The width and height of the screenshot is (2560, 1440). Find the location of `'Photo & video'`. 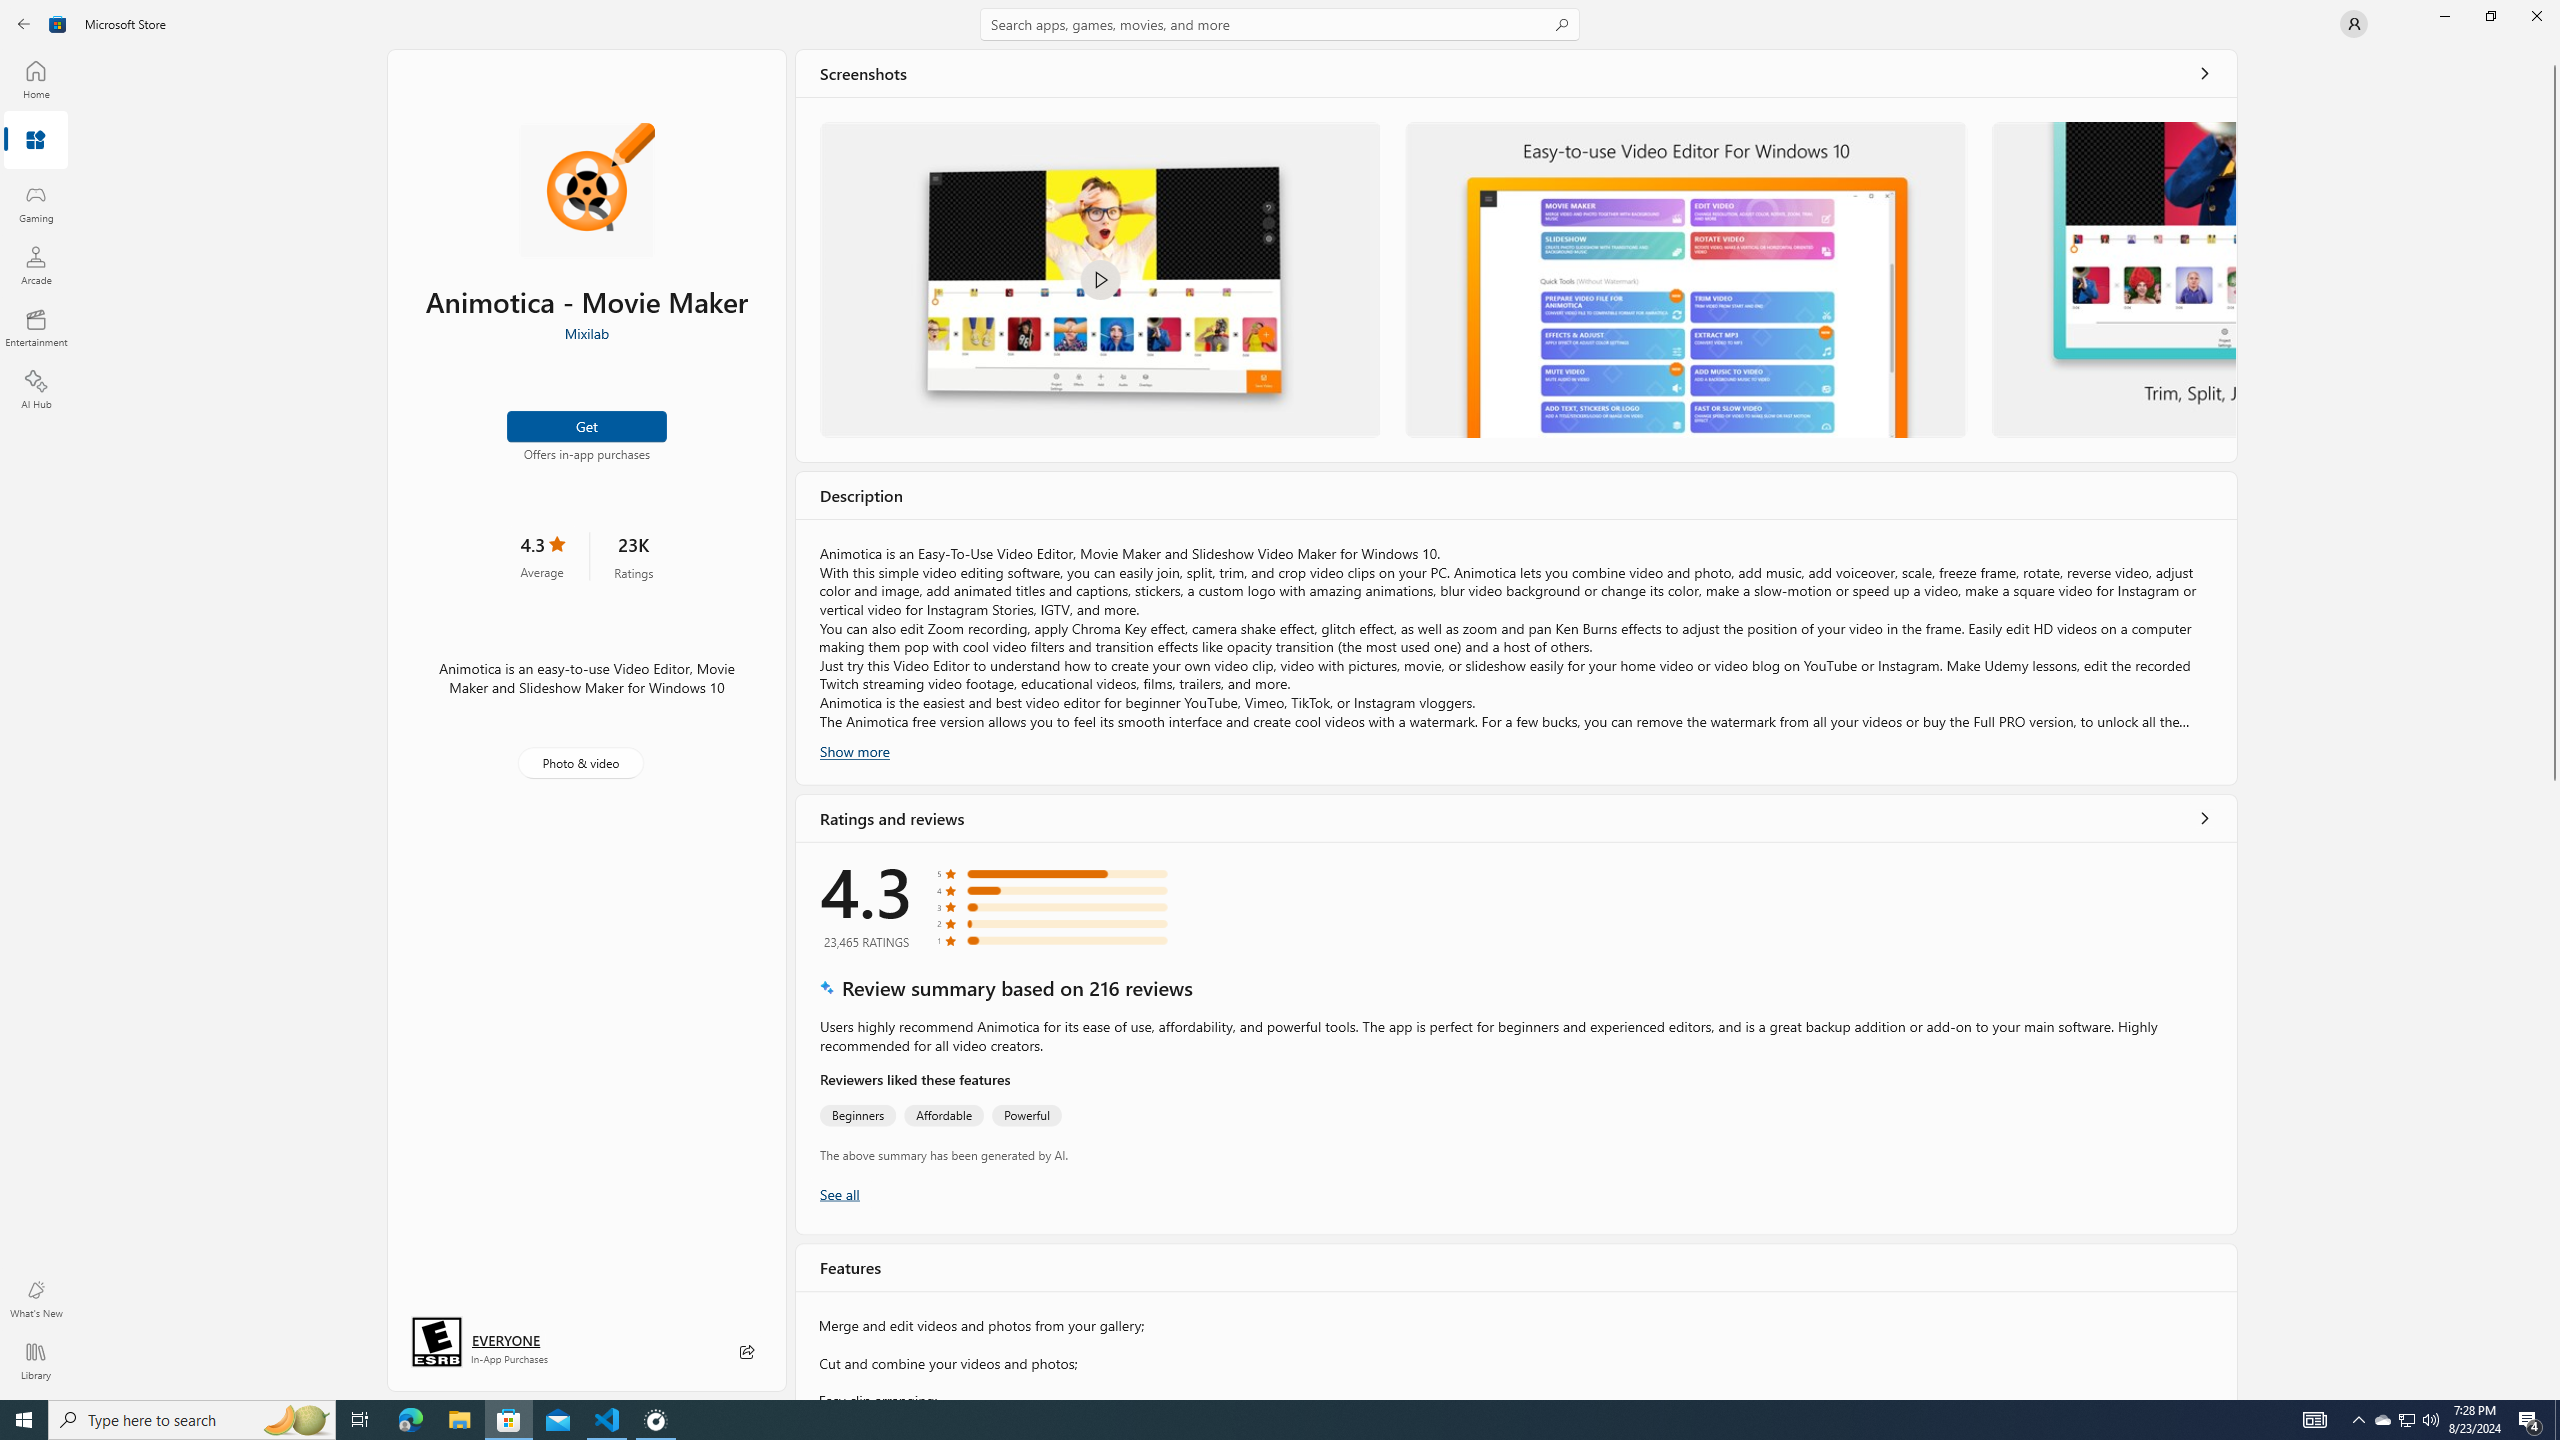

'Photo & video' is located at coordinates (578, 762).